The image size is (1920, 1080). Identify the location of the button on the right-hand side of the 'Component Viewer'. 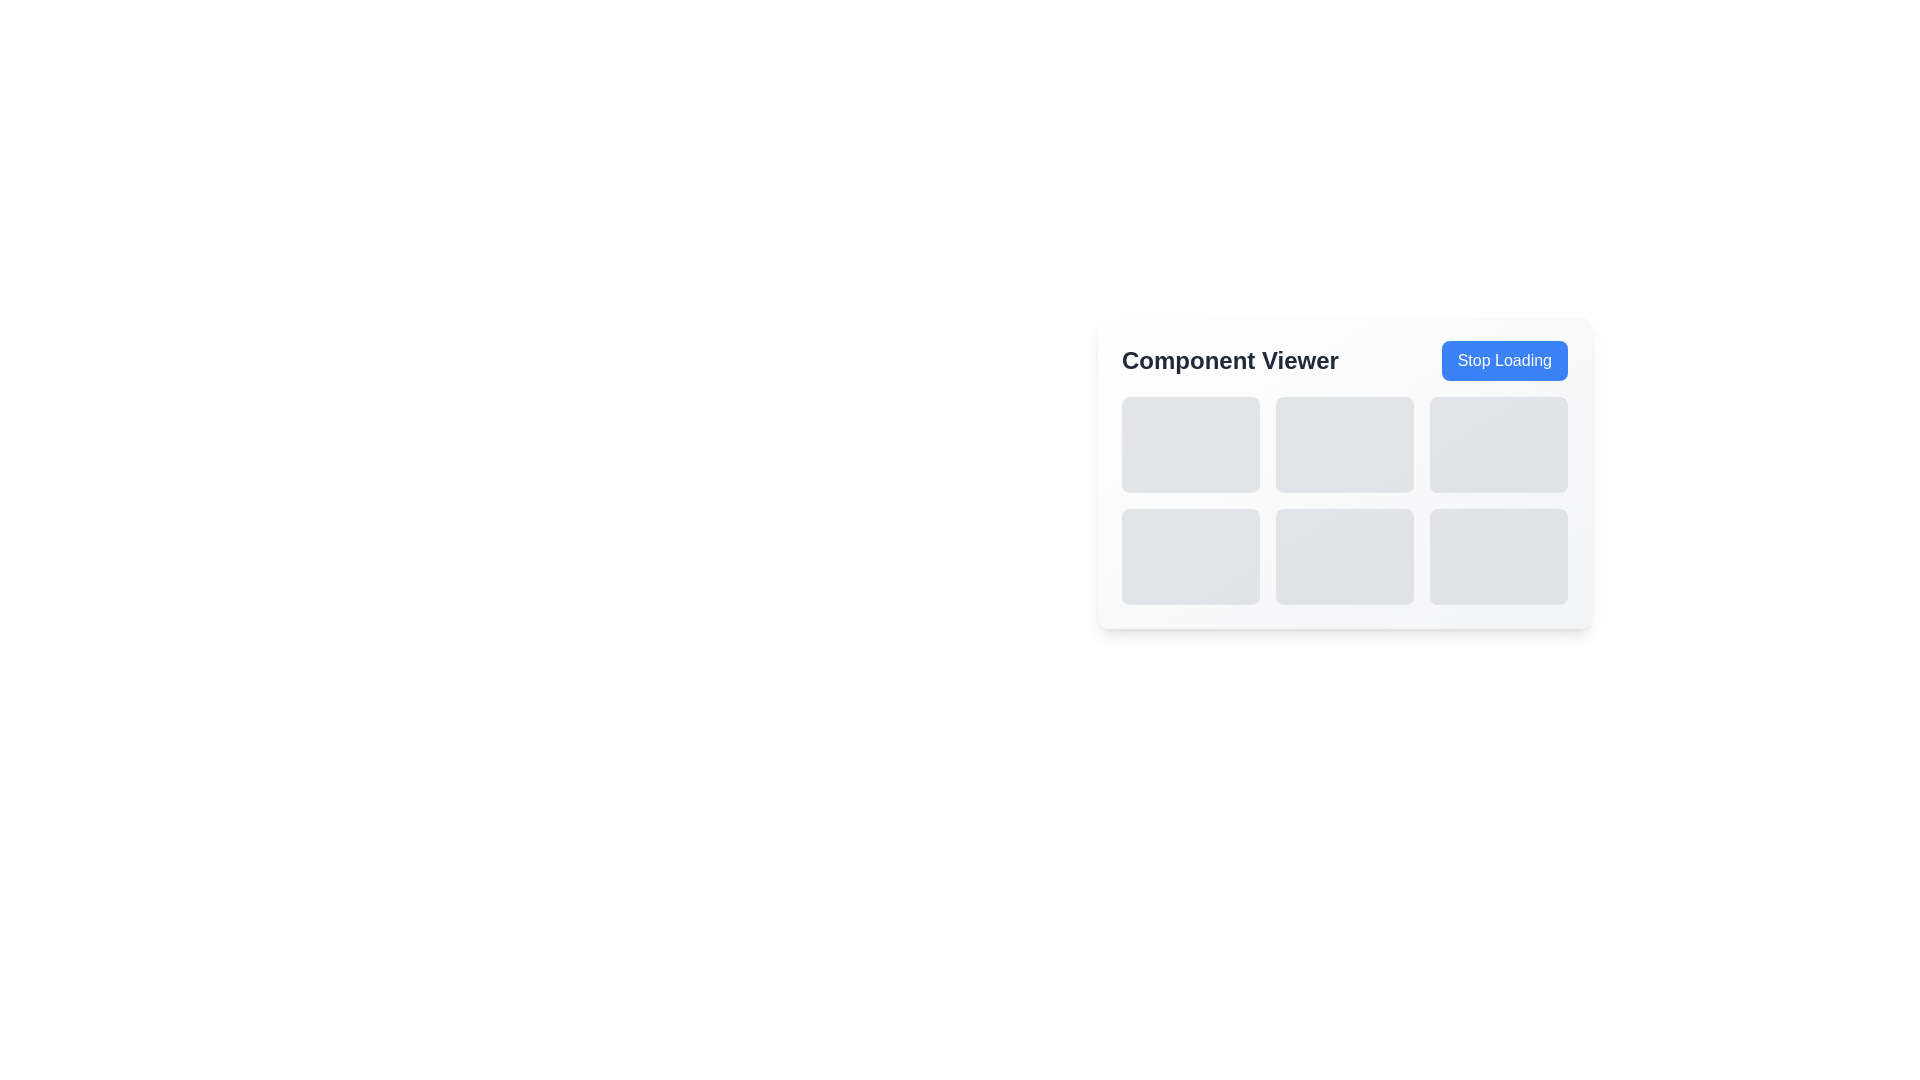
(1504, 361).